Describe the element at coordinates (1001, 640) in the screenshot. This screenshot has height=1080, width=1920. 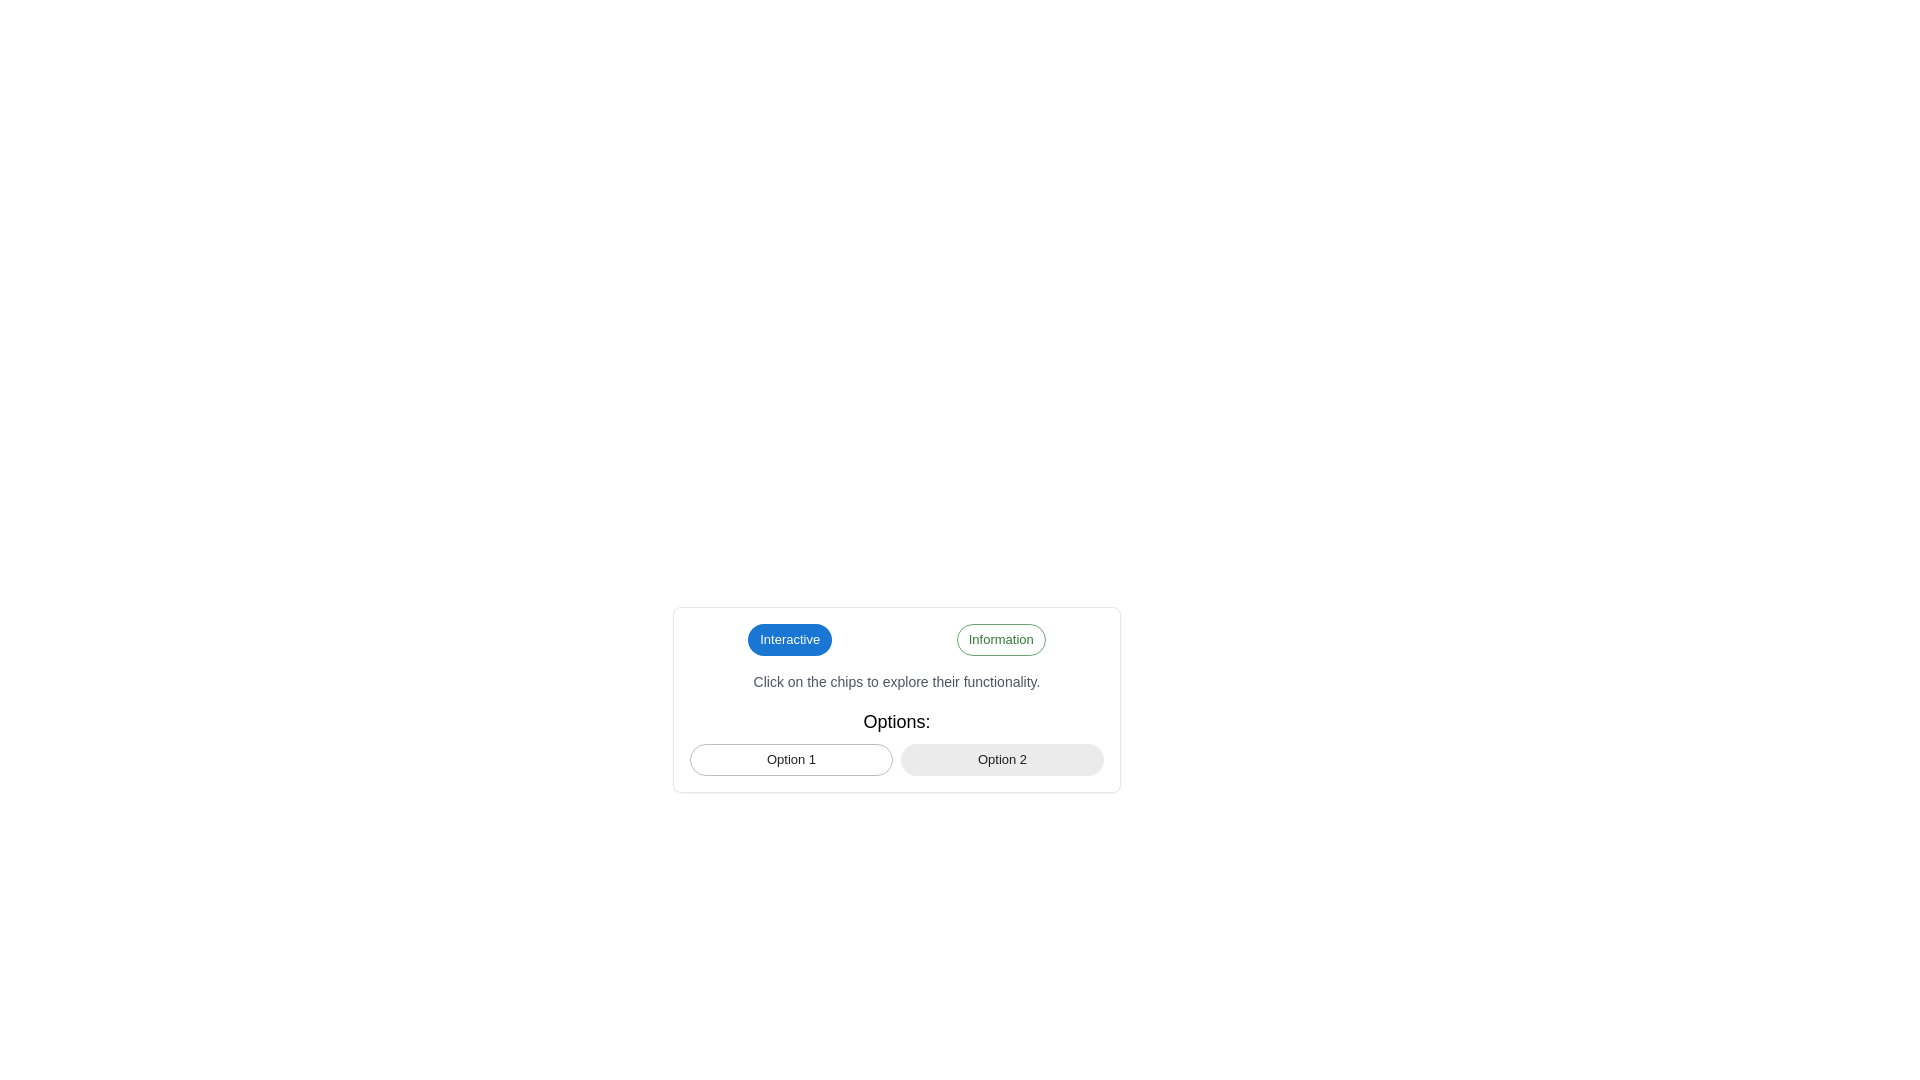
I see `text from the Label that displays 'Information', which is styled with a green border and green text, located to the right of the 'Interactive' chip` at that location.